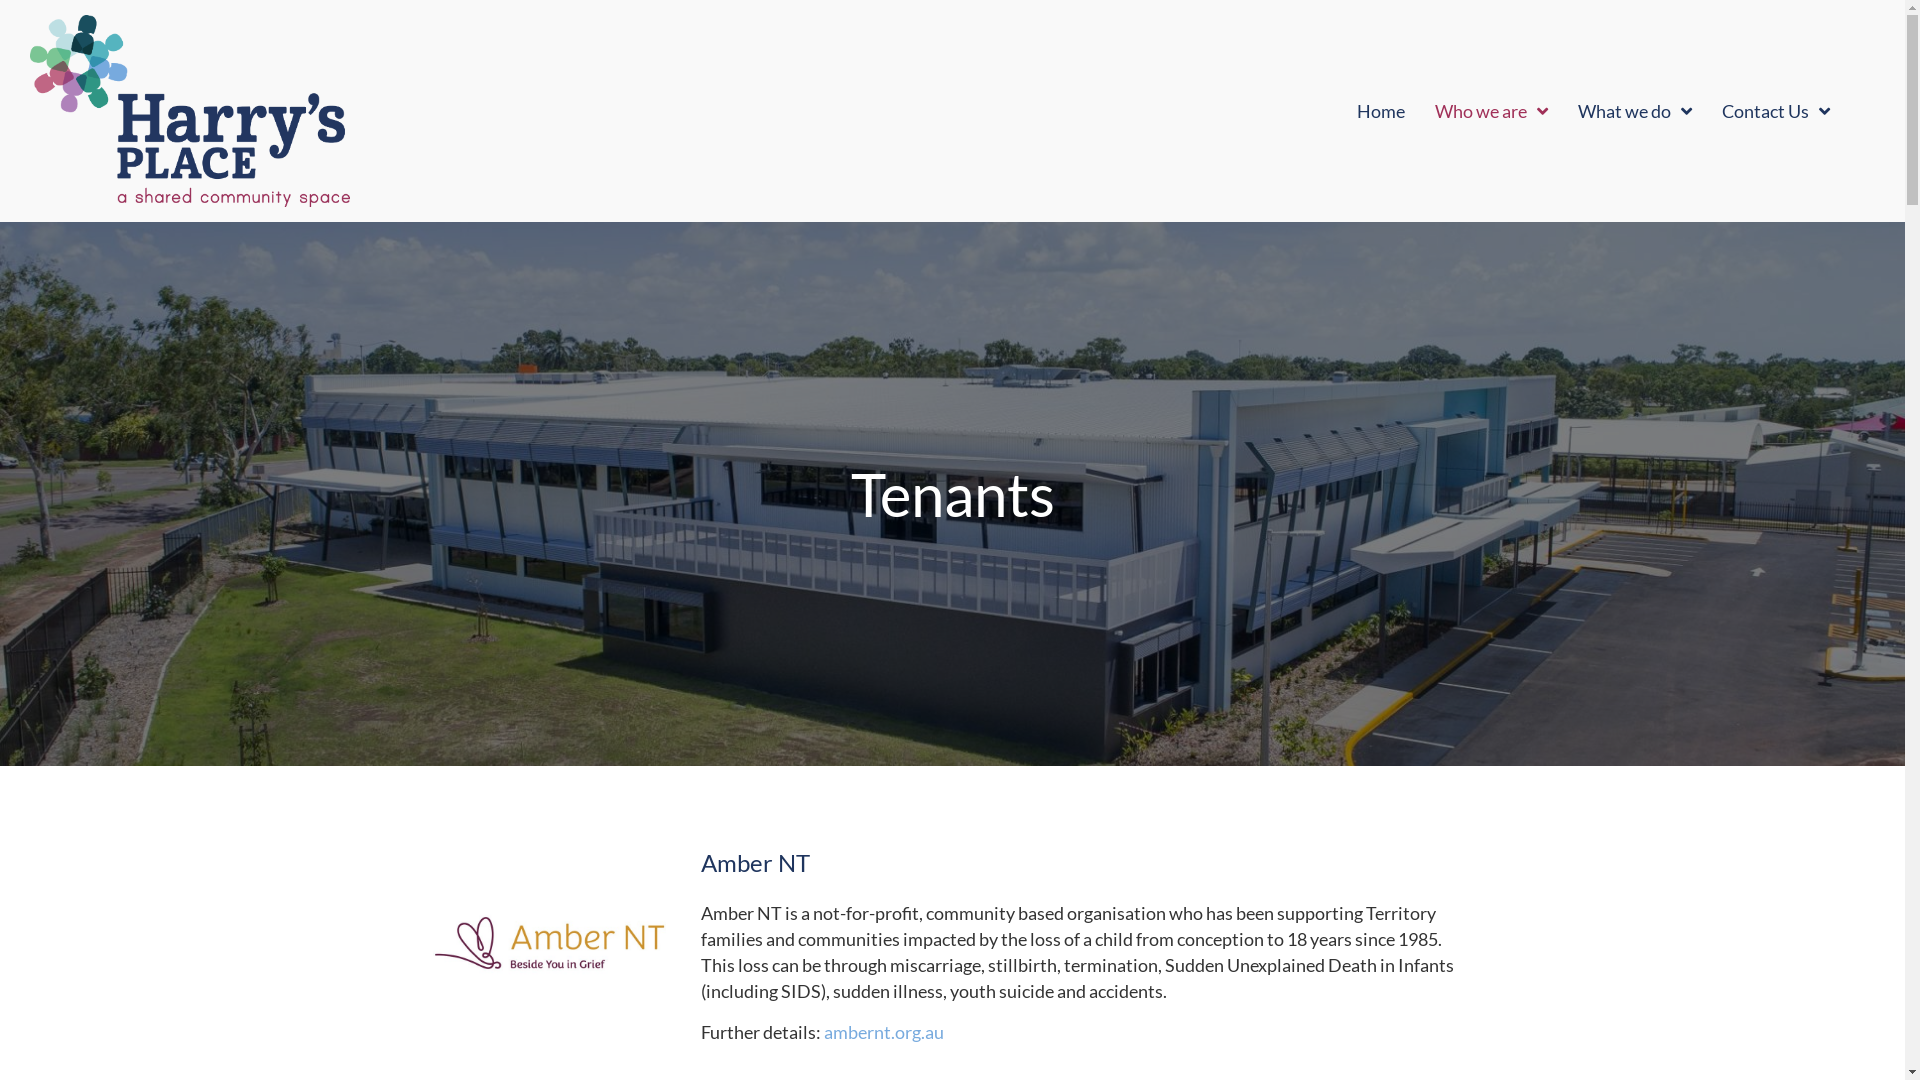 The image size is (1920, 1080). Describe the element at coordinates (1635, 111) in the screenshot. I see `'What we do'` at that location.